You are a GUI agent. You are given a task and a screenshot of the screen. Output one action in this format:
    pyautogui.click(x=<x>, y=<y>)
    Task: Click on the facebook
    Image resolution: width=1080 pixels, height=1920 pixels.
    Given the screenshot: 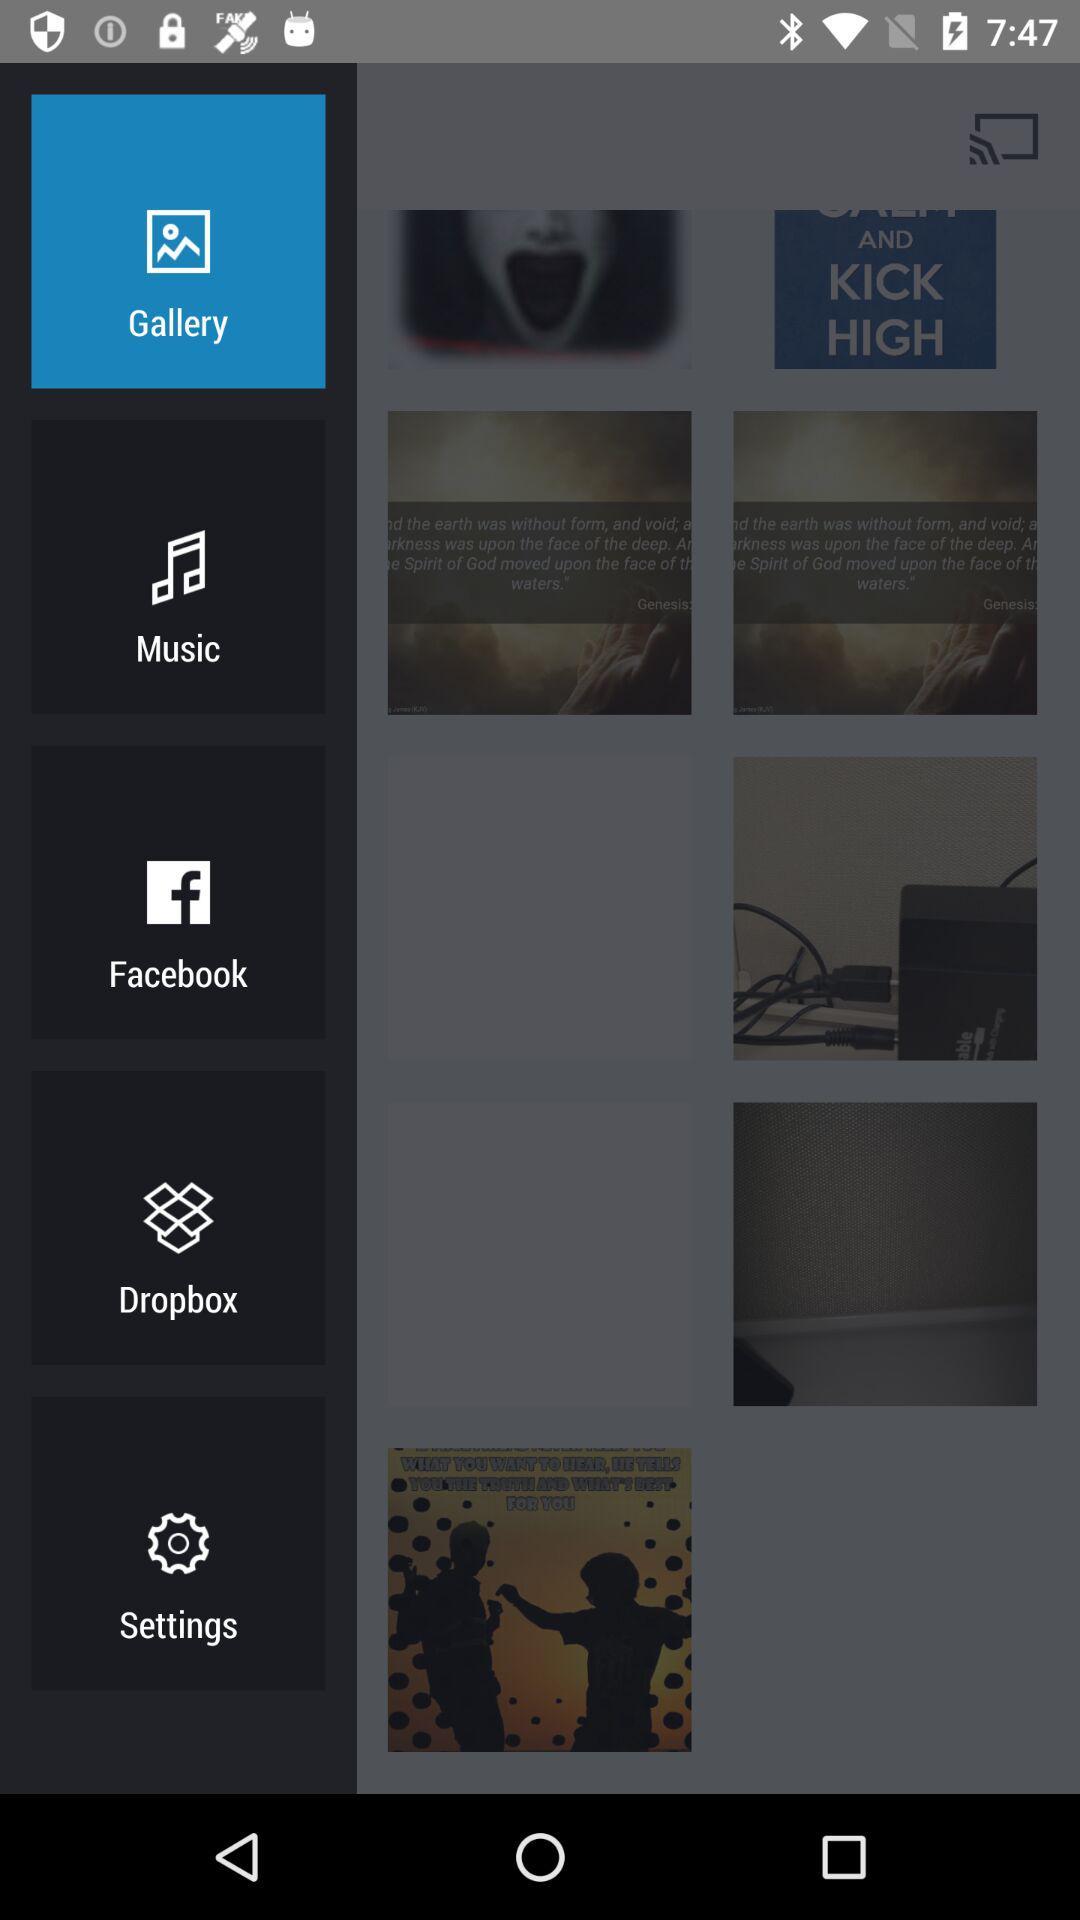 What is the action you would take?
    pyautogui.click(x=177, y=972)
    